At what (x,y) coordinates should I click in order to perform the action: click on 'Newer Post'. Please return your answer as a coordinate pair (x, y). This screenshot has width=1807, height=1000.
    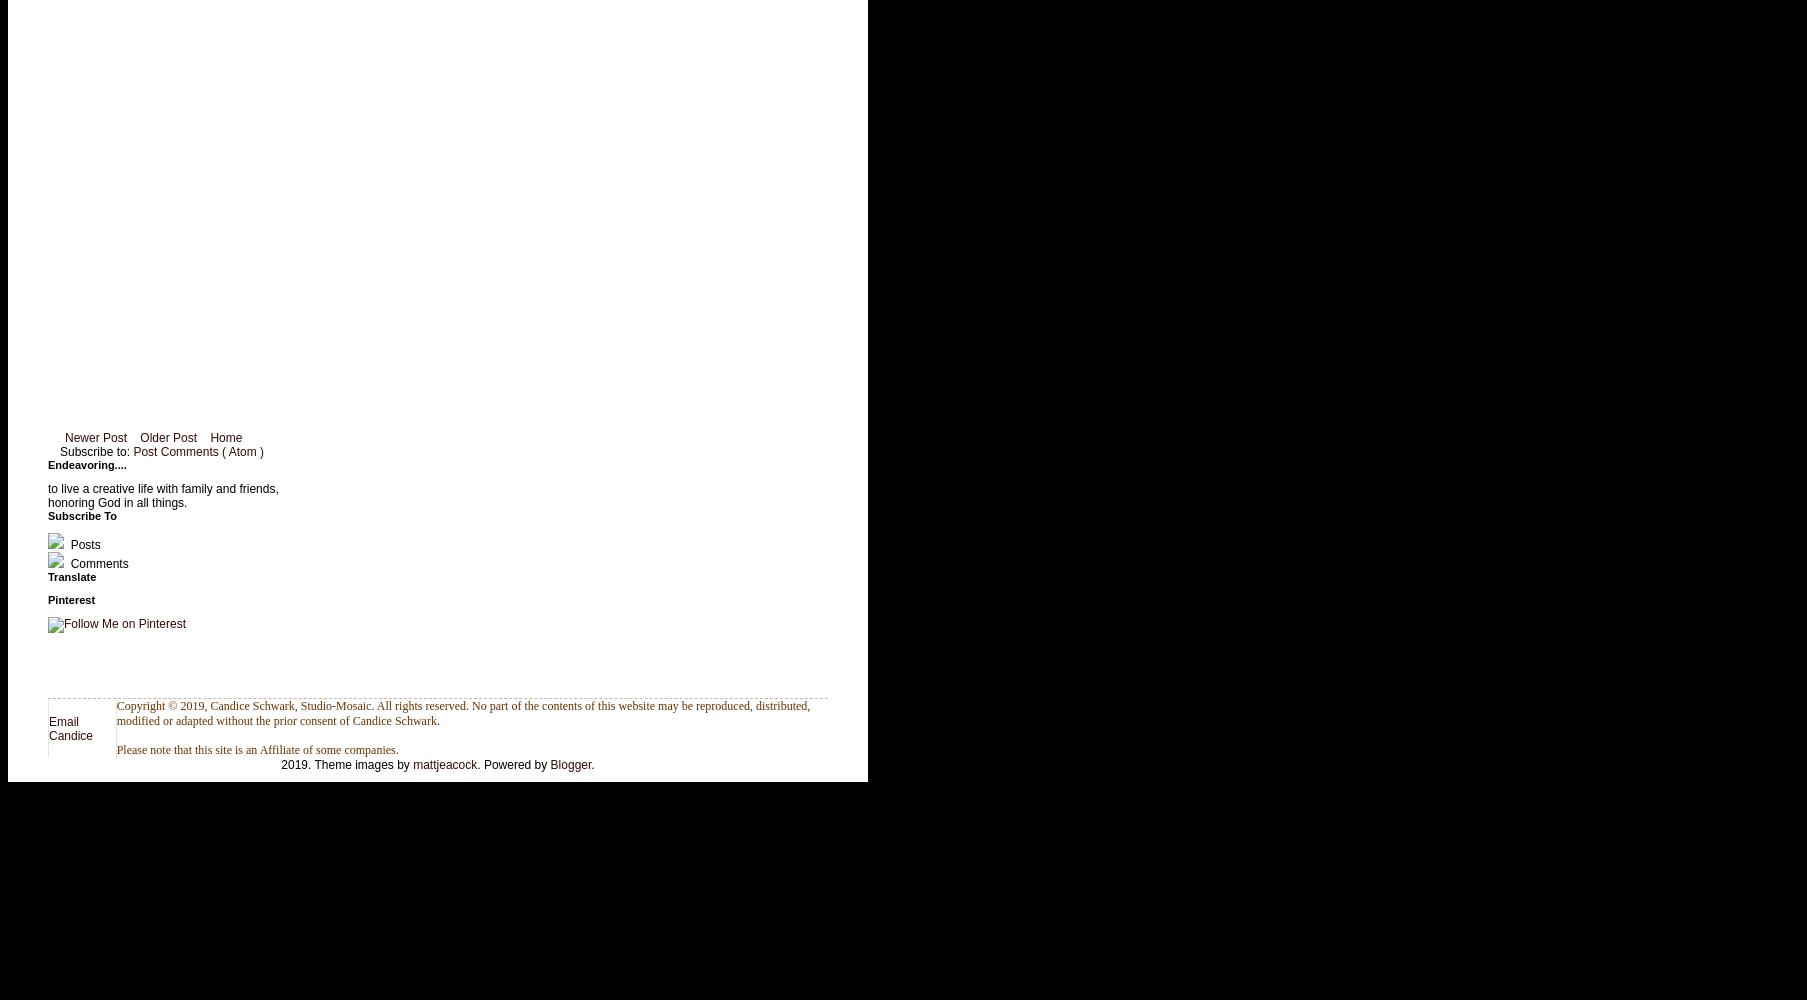
    Looking at the image, I should click on (65, 438).